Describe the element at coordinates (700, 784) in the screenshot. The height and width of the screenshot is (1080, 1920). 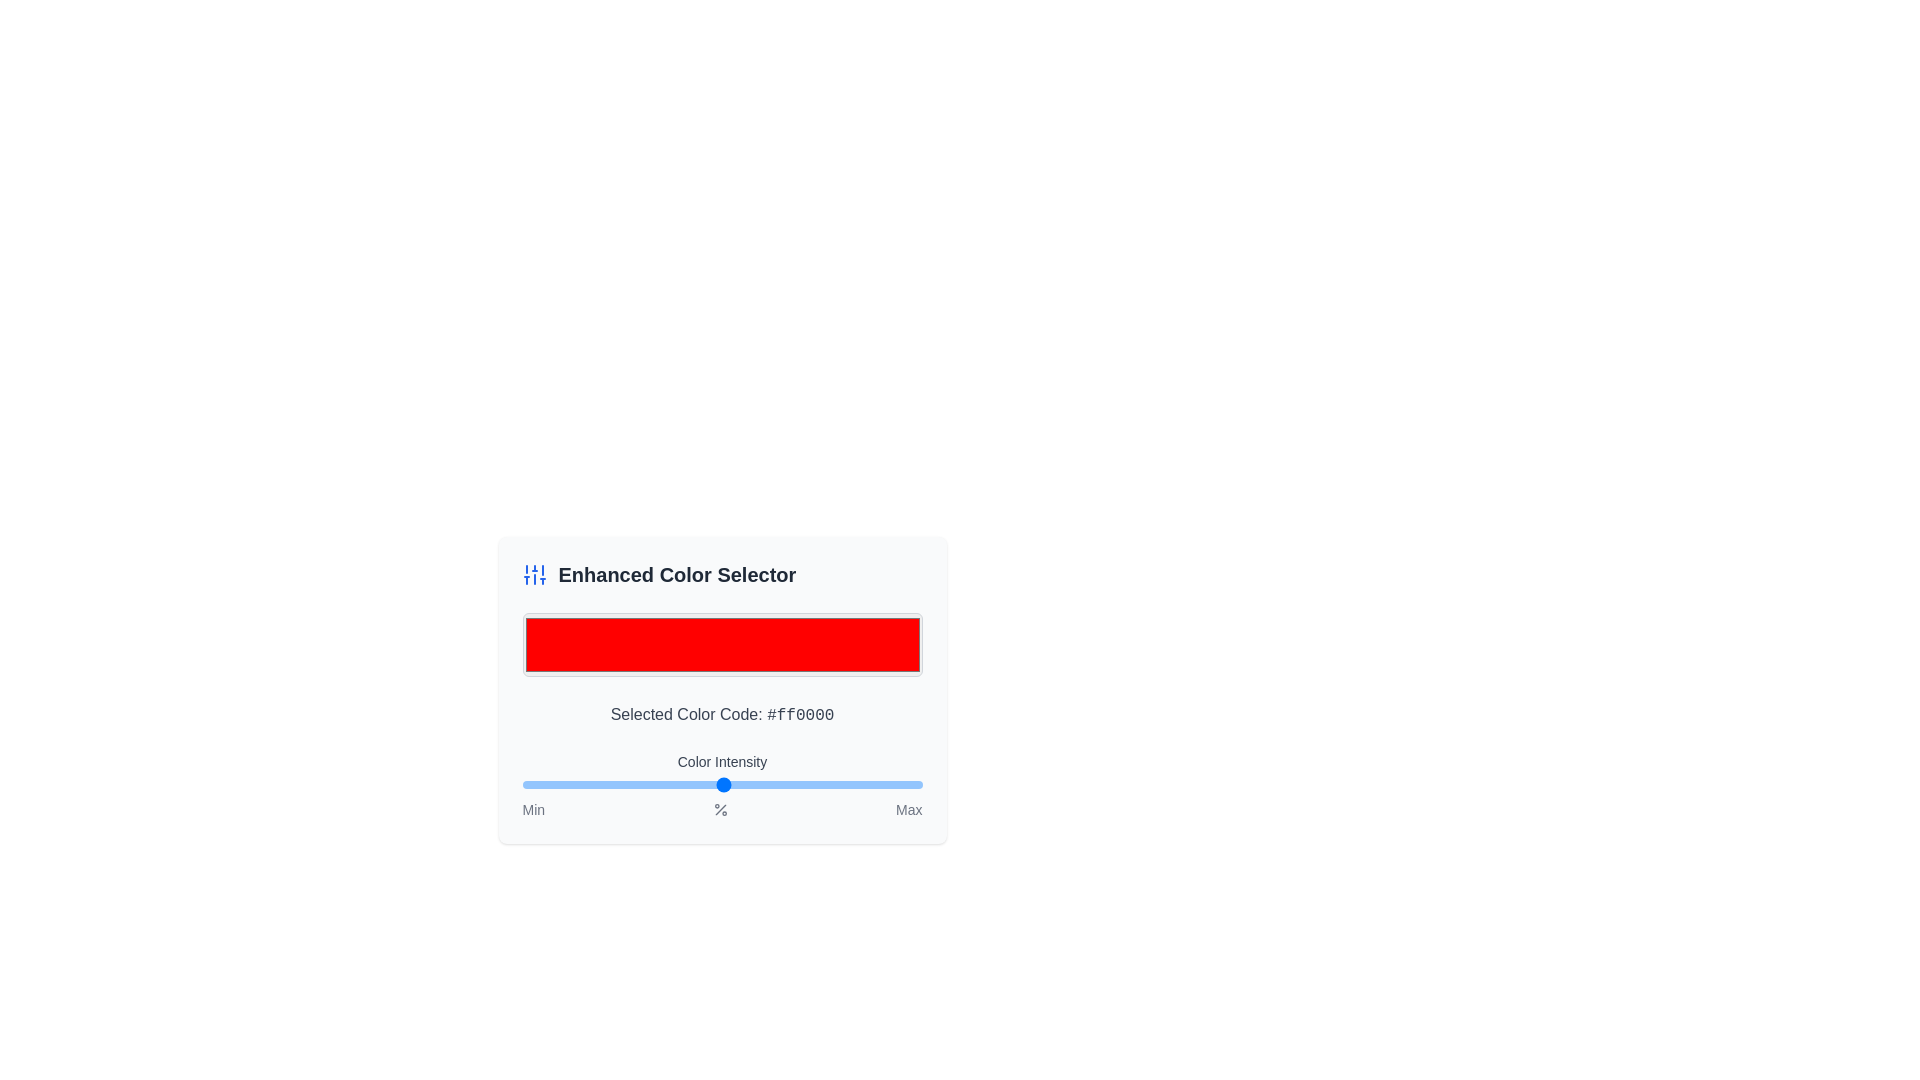
I see `the slider value` at that location.